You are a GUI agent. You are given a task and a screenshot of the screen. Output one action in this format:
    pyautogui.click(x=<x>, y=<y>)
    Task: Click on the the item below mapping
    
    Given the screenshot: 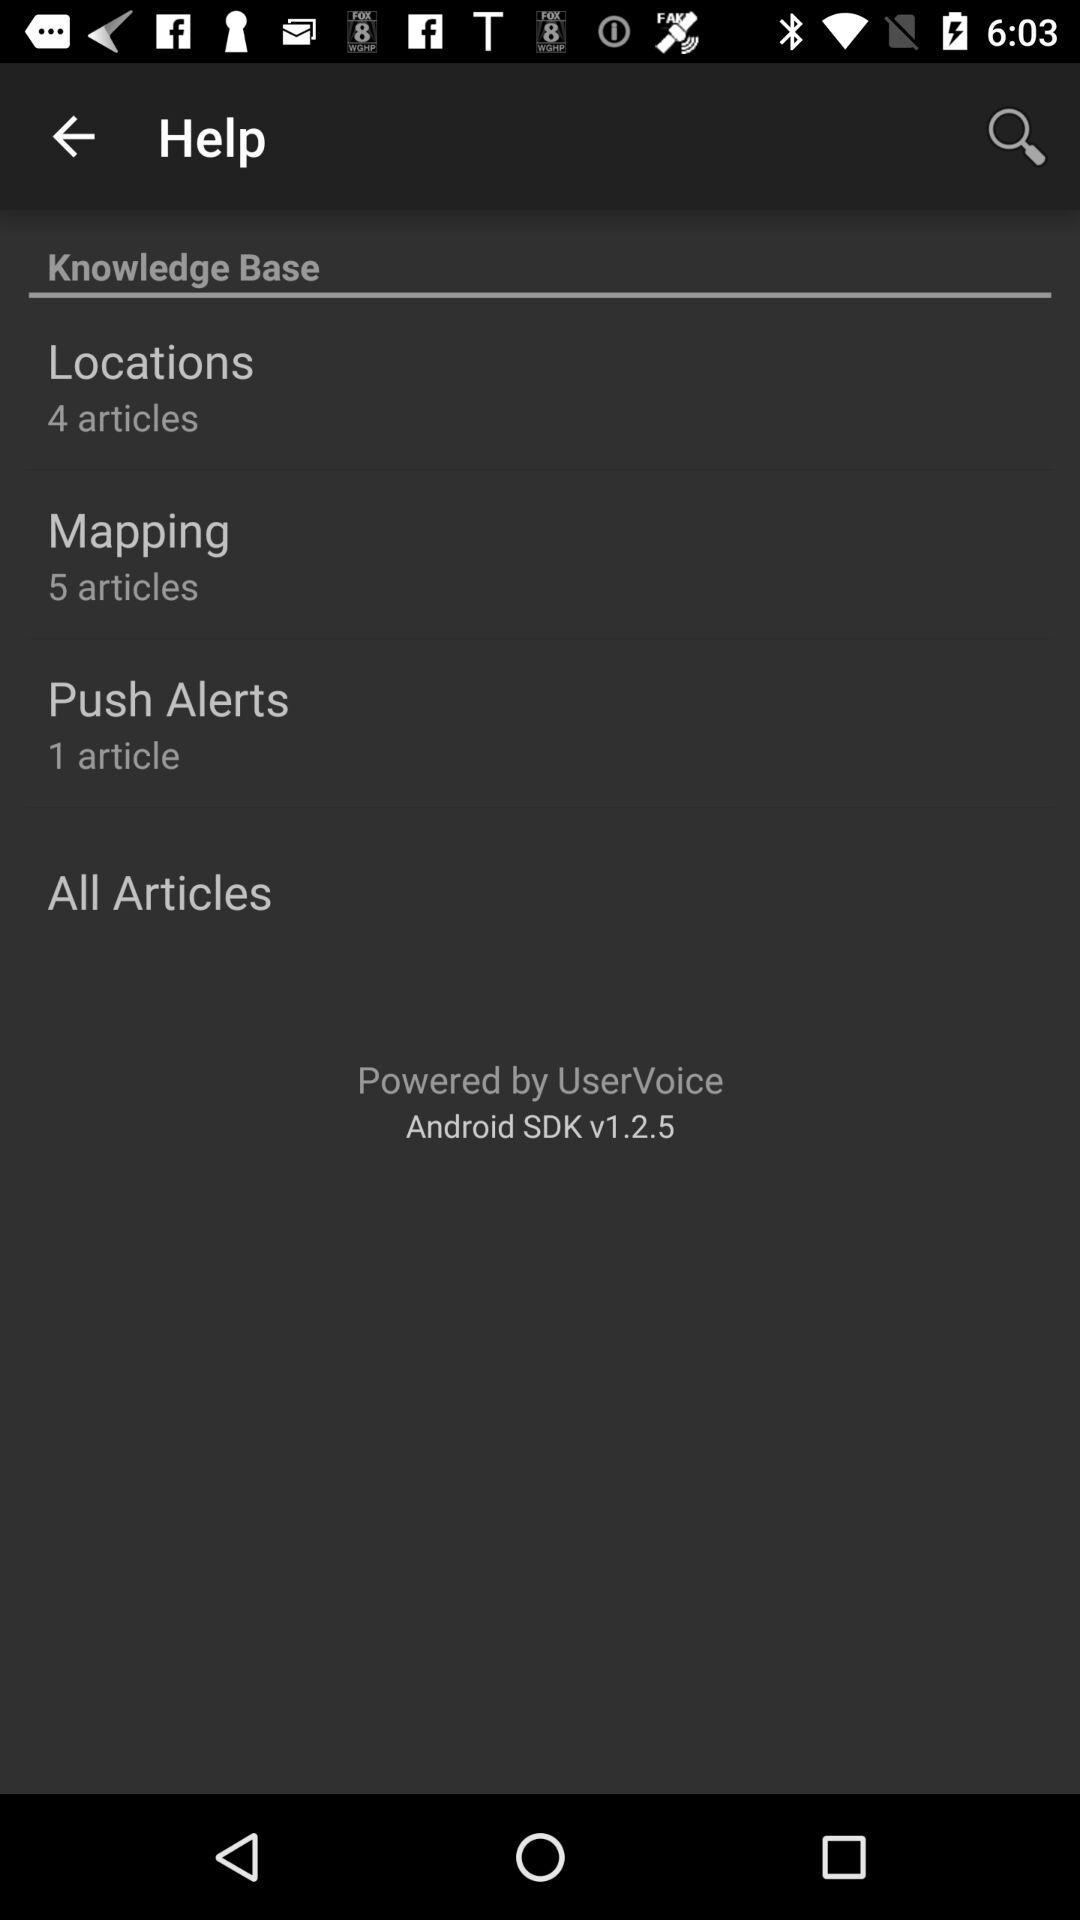 What is the action you would take?
    pyautogui.click(x=123, y=584)
    